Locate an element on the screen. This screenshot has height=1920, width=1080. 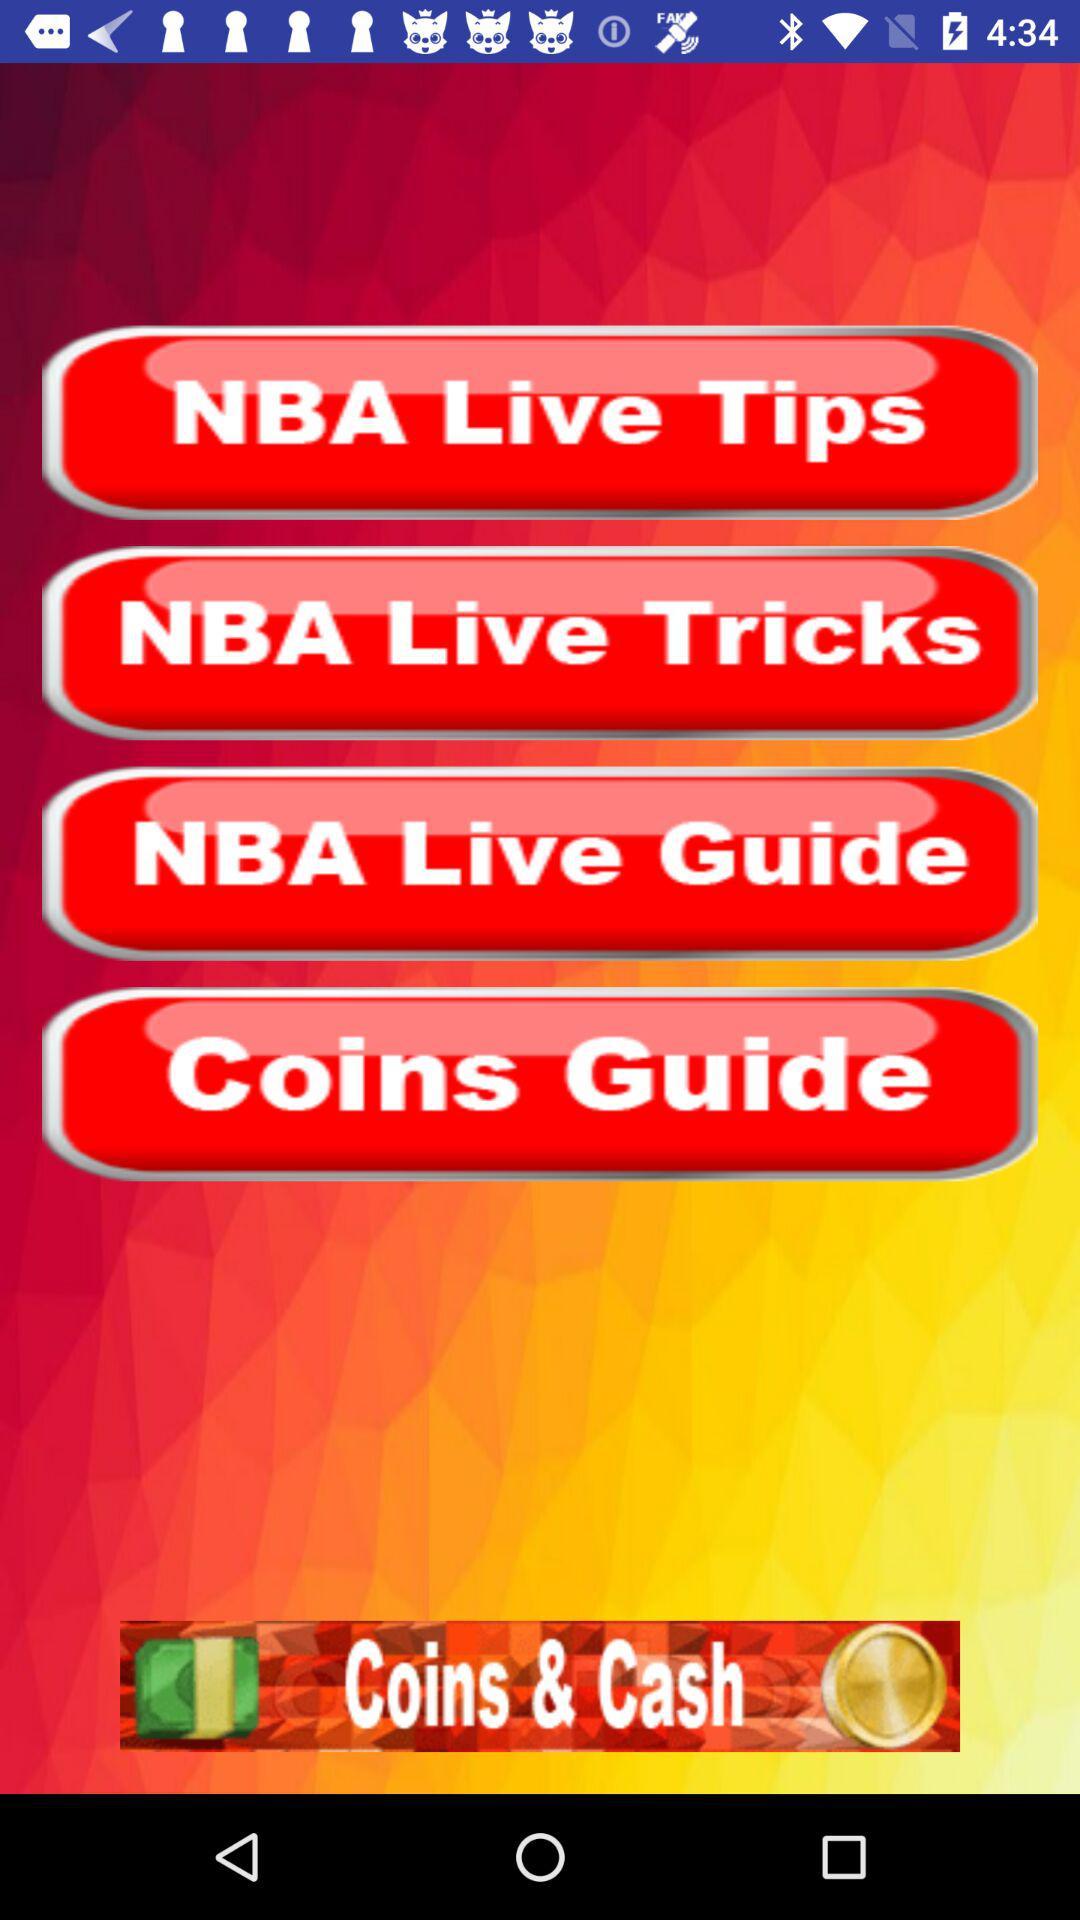
access live guide is located at coordinates (540, 863).